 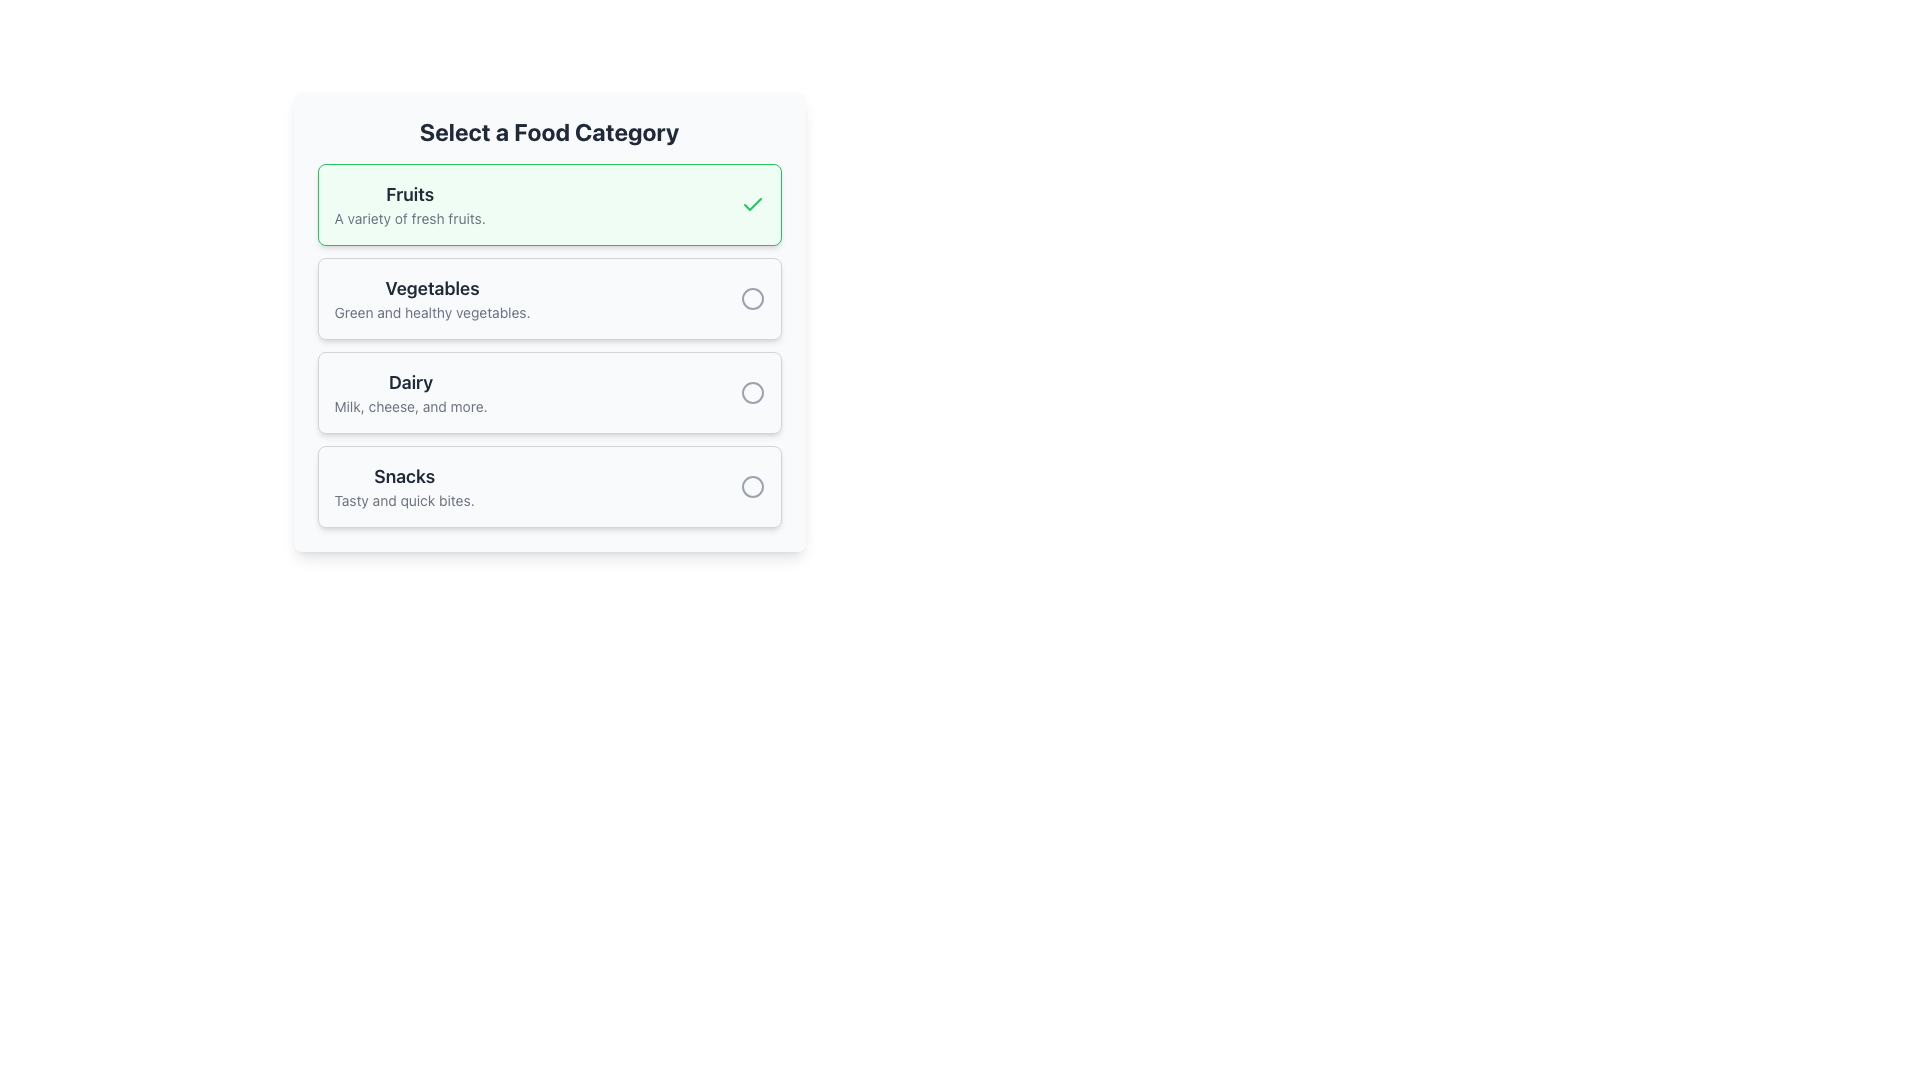 I want to click on the 'Vegetables' button, which is the second option in the list of selectable food categories, so click(x=549, y=299).